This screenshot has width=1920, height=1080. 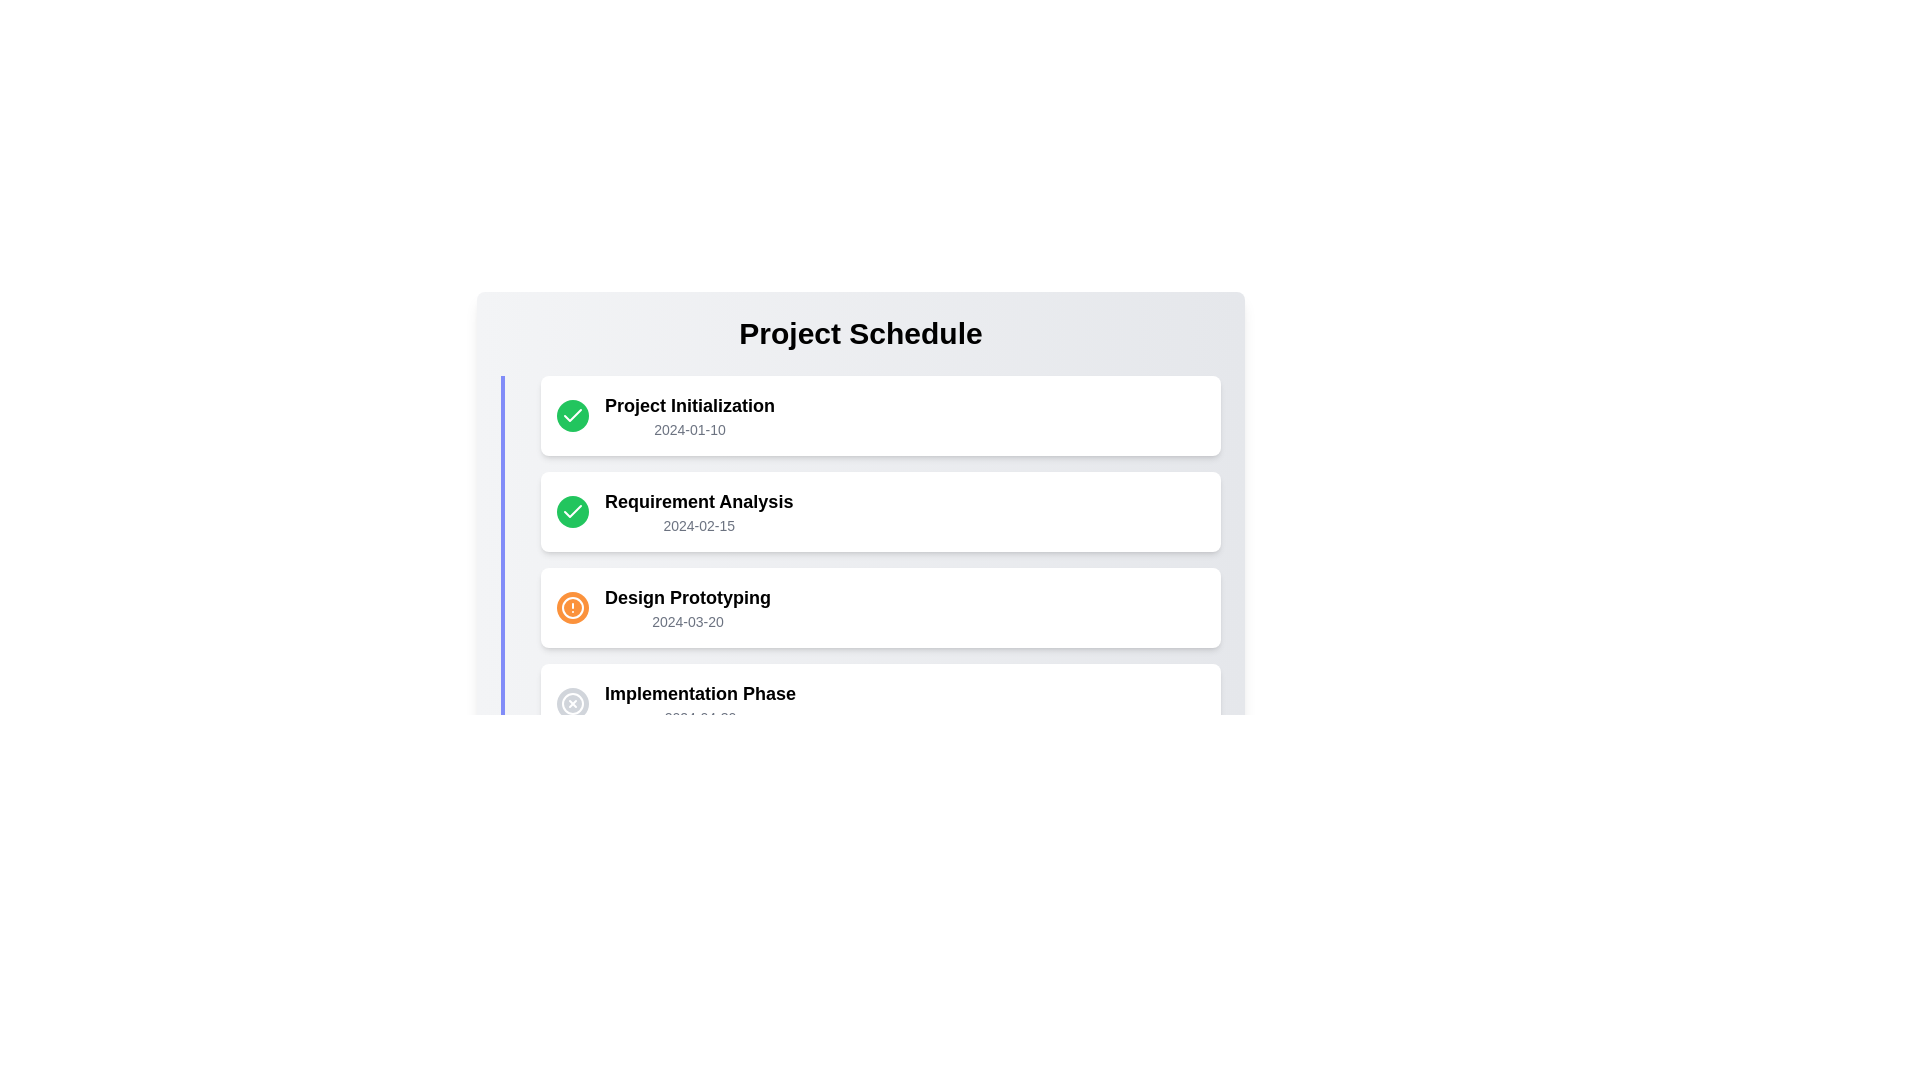 What do you see at coordinates (571, 703) in the screenshot?
I see `the status icon indicating an error or issue in the fourth entry of the 'Implementation Phase' list item` at bounding box center [571, 703].